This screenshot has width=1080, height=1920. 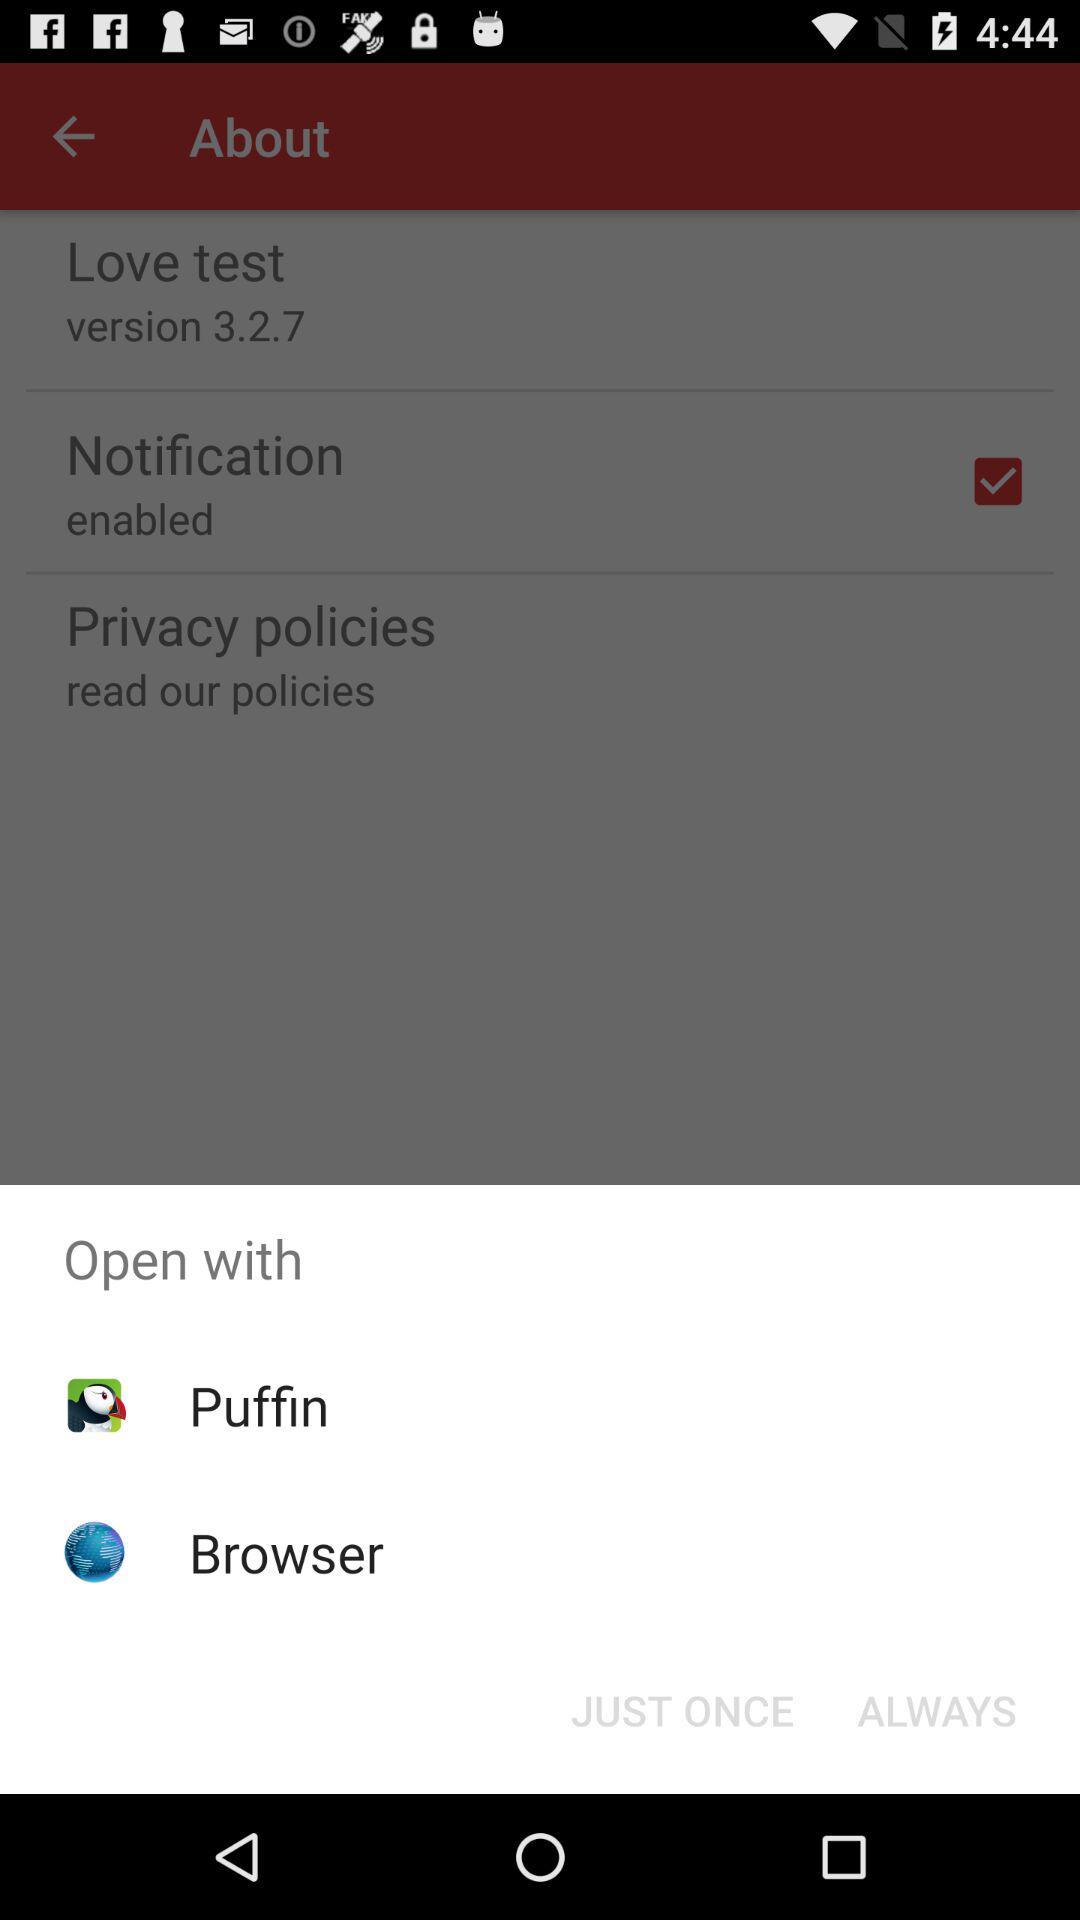 What do you see at coordinates (681, 1708) in the screenshot?
I see `the icon to the left of always icon` at bounding box center [681, 1708].